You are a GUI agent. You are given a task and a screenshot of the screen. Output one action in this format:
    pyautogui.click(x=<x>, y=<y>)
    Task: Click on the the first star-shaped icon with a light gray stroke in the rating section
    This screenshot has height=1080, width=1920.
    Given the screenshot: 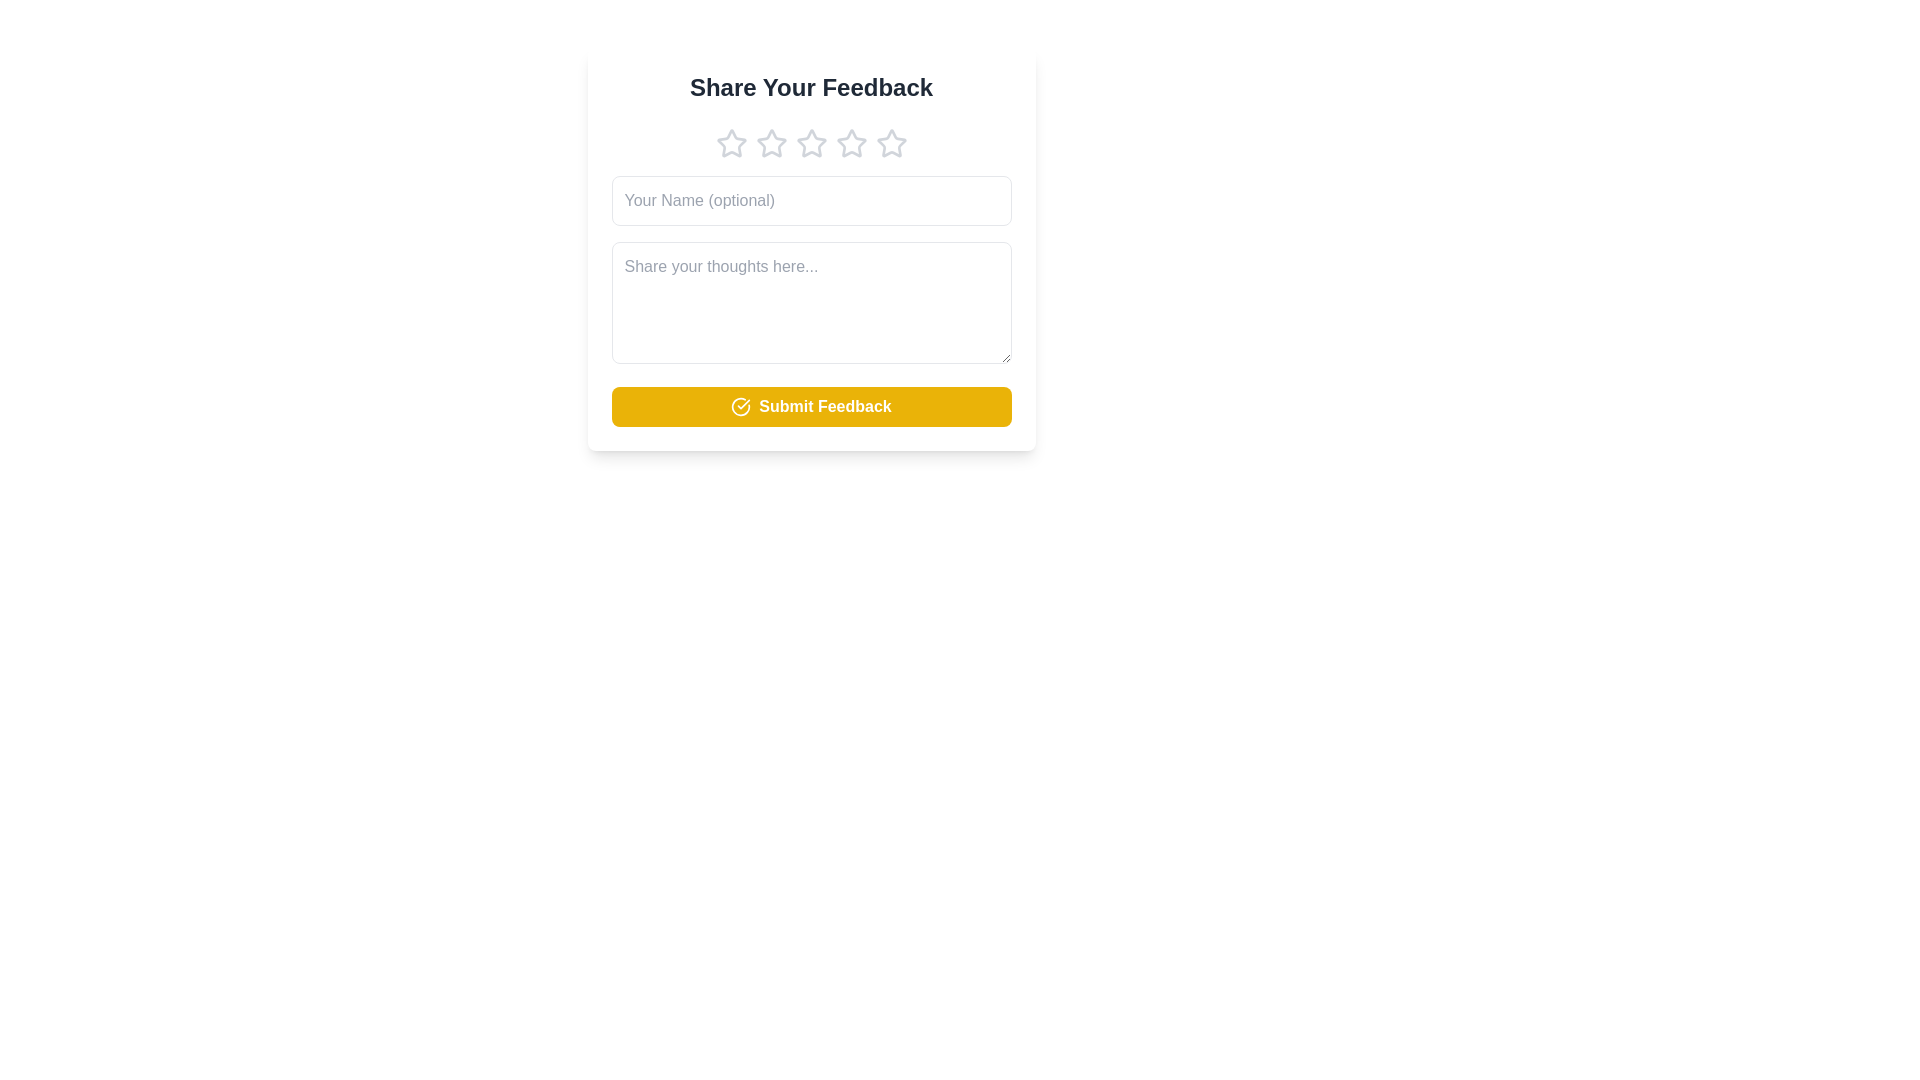 What is the action you would take?
    pyautogui.click(x=730, y=142)
    